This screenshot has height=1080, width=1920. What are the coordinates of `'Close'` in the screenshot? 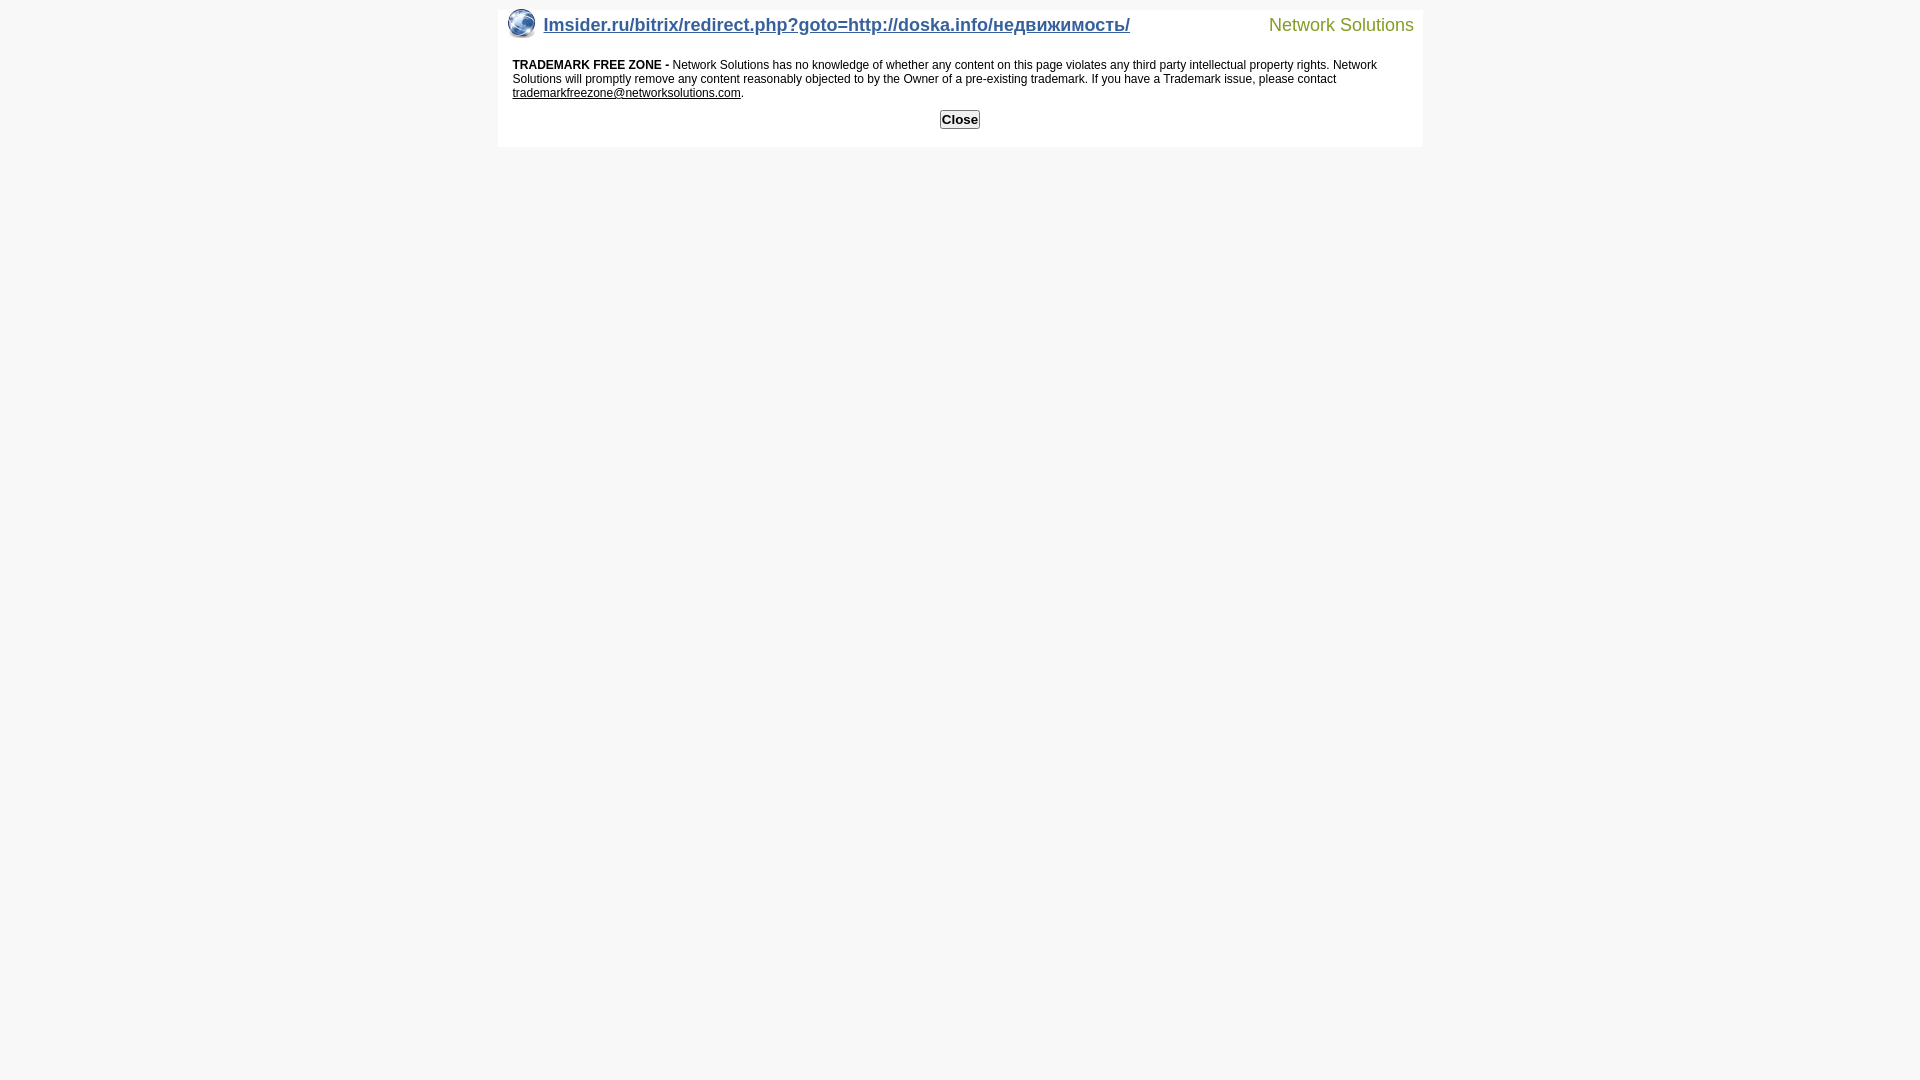 It's located at (960, 119).